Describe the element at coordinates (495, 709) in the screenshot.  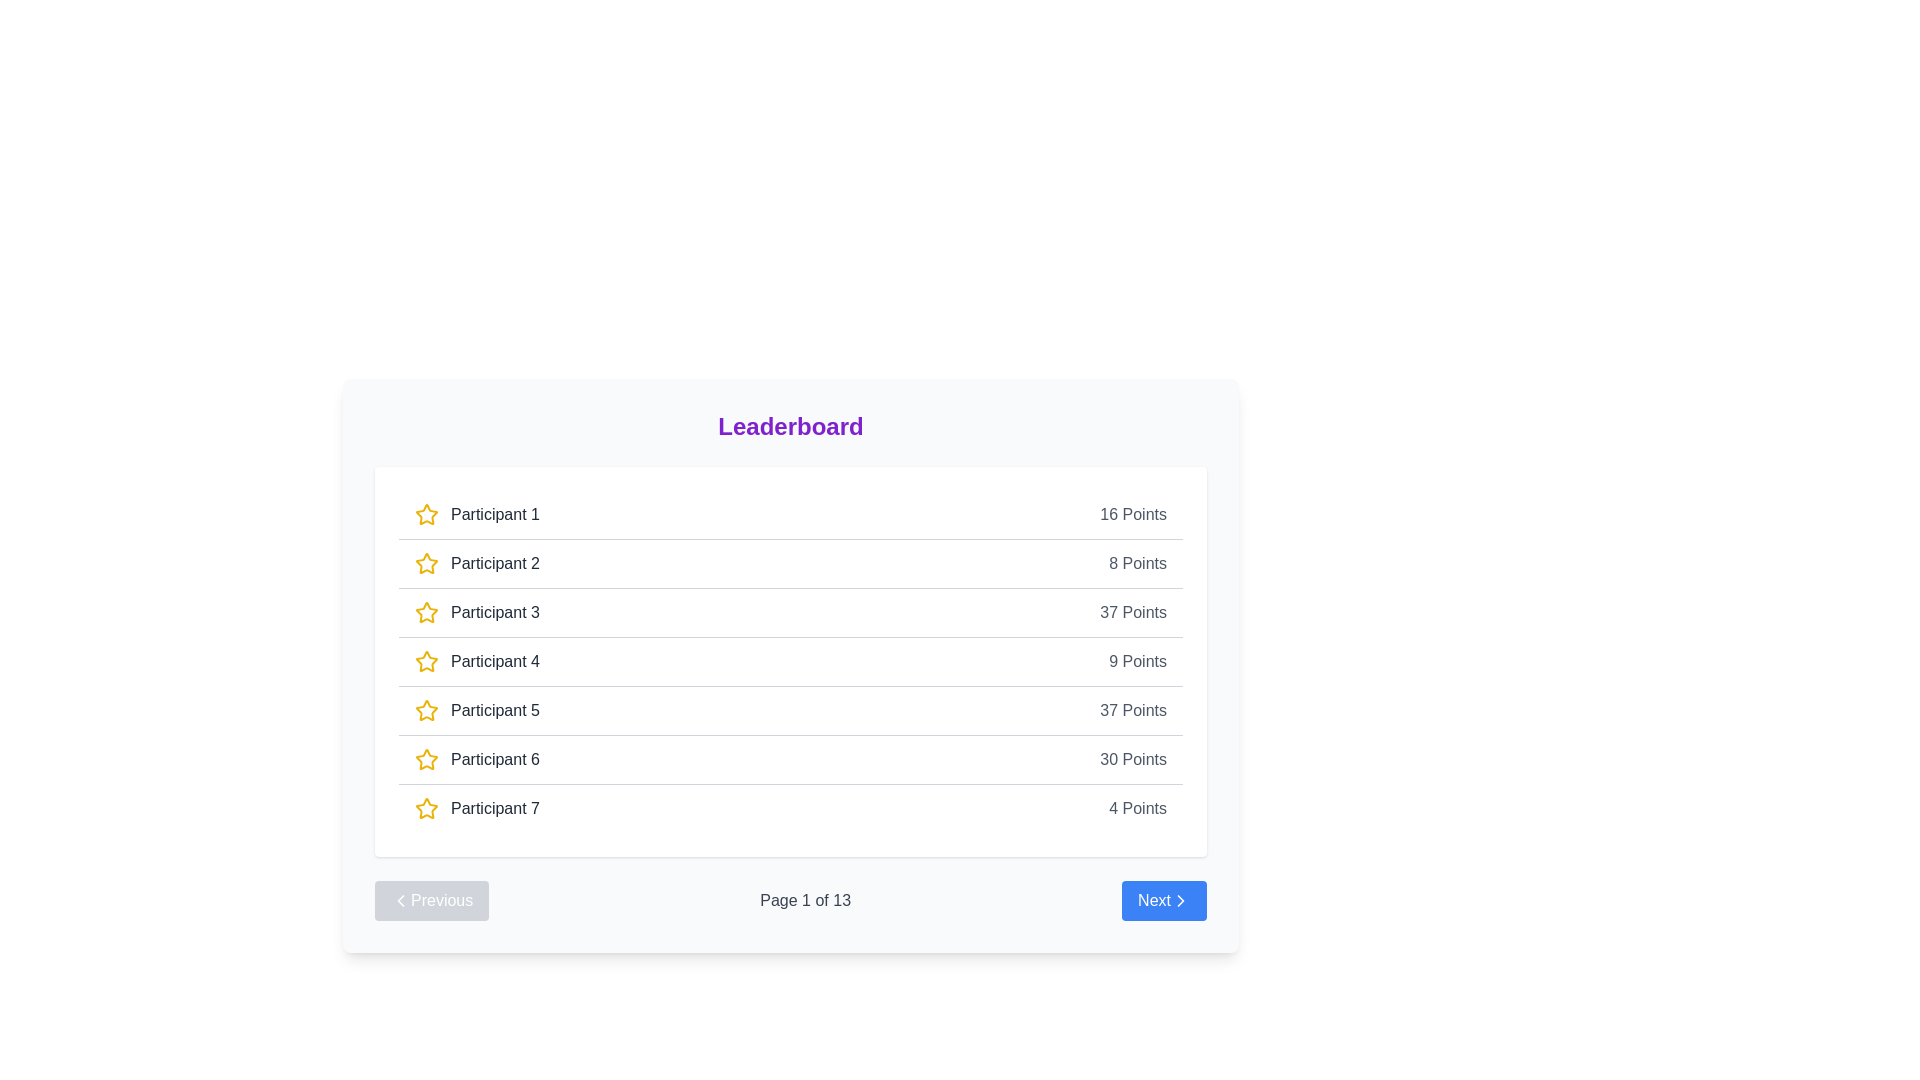
I see `the text label displaying the name of the fifth participant in the leaderboard` at that location.